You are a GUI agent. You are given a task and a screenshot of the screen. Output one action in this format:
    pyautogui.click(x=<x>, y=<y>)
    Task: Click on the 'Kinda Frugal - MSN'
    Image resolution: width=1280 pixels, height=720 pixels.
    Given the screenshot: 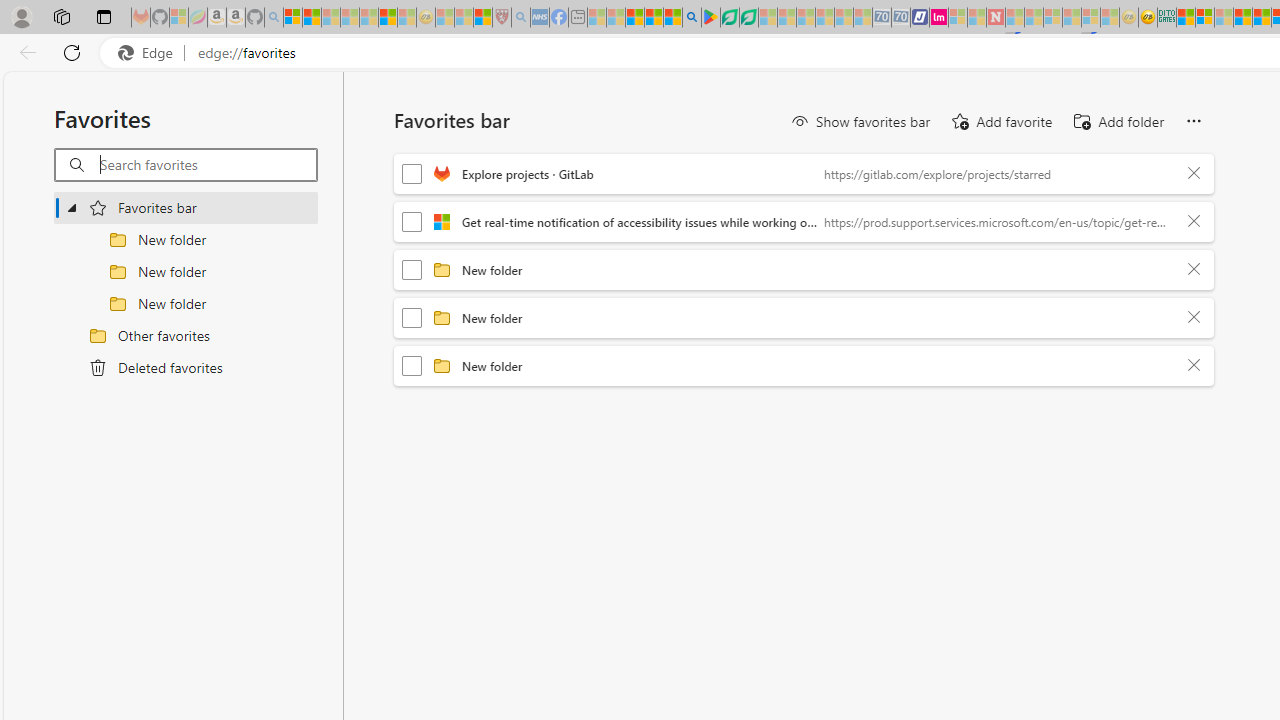 What is the action you would take?
    pyautogui.click(x=1261, y=17)
    